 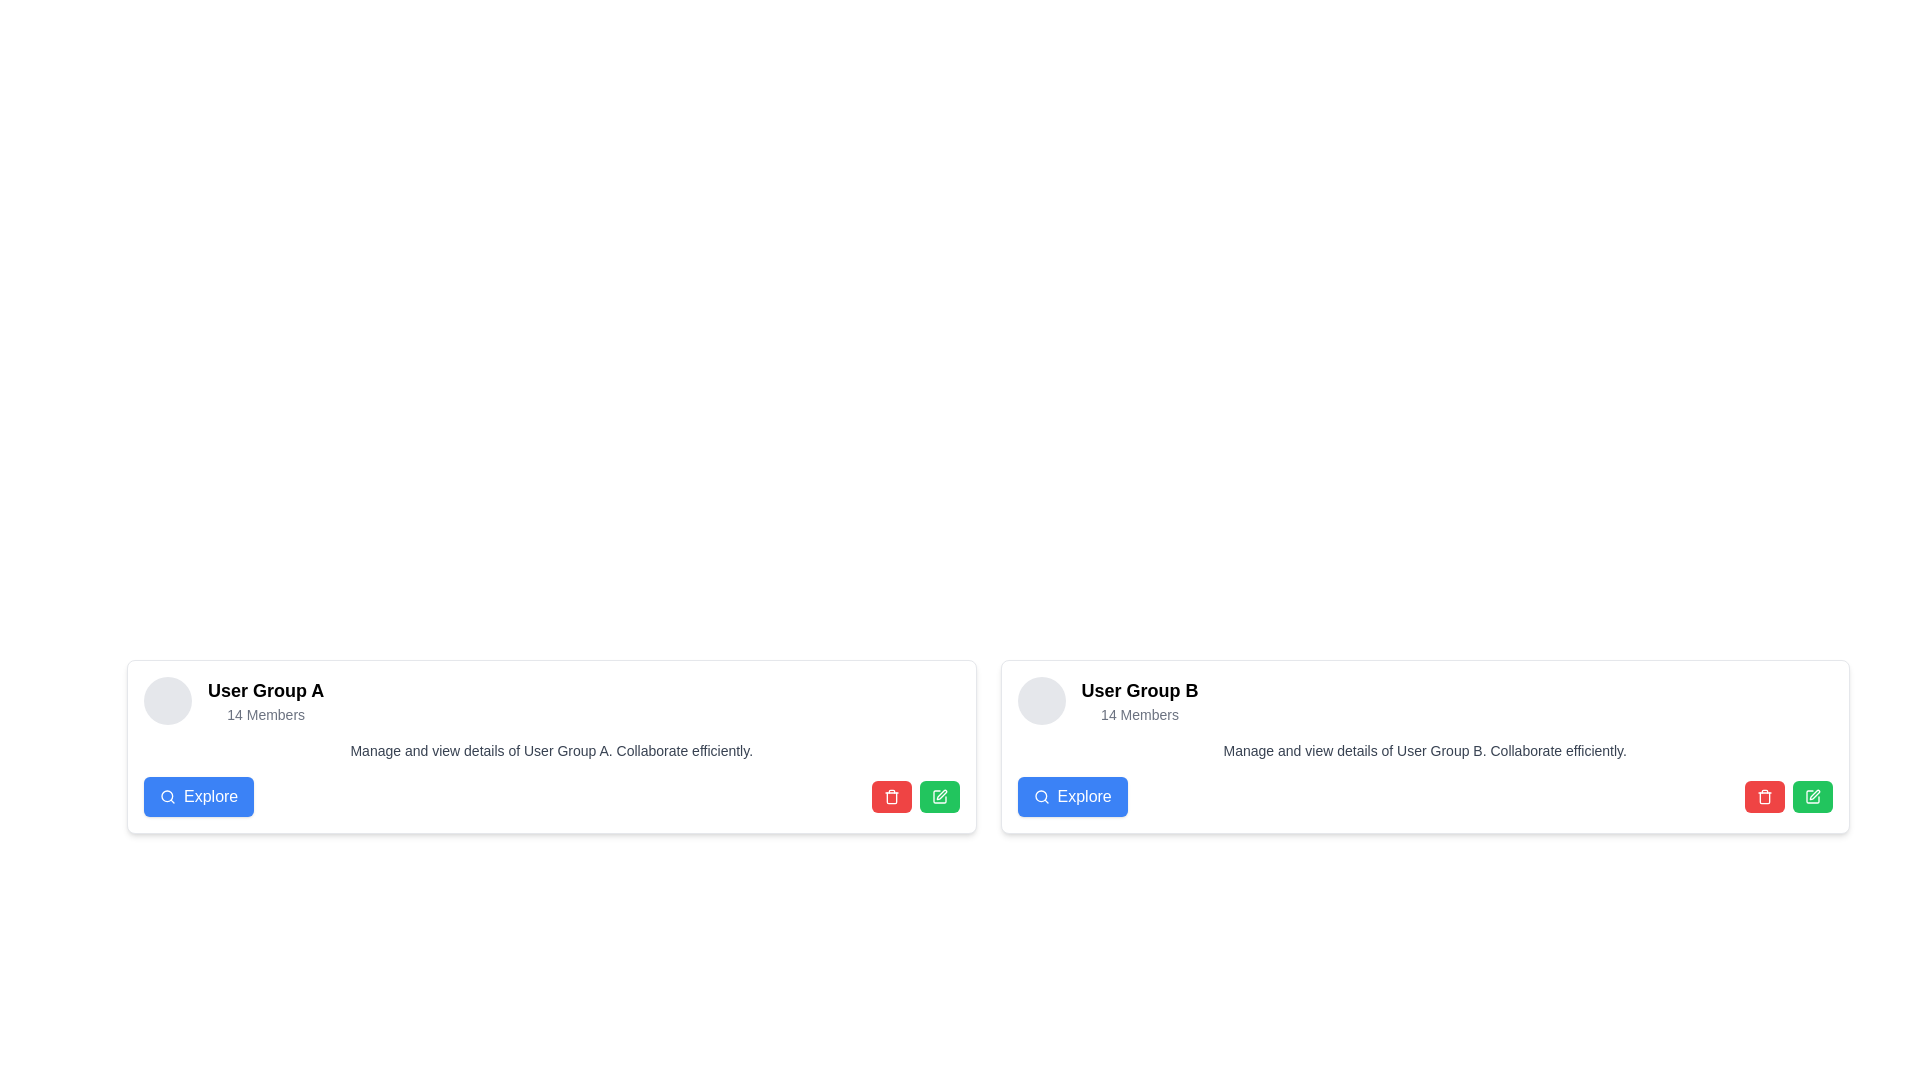 I want to click on the blue button labeled 'Explore' with a white magnifying glass icon located in the bottom-left corner of the card 'User Group B', so click(x=1071, y=796).